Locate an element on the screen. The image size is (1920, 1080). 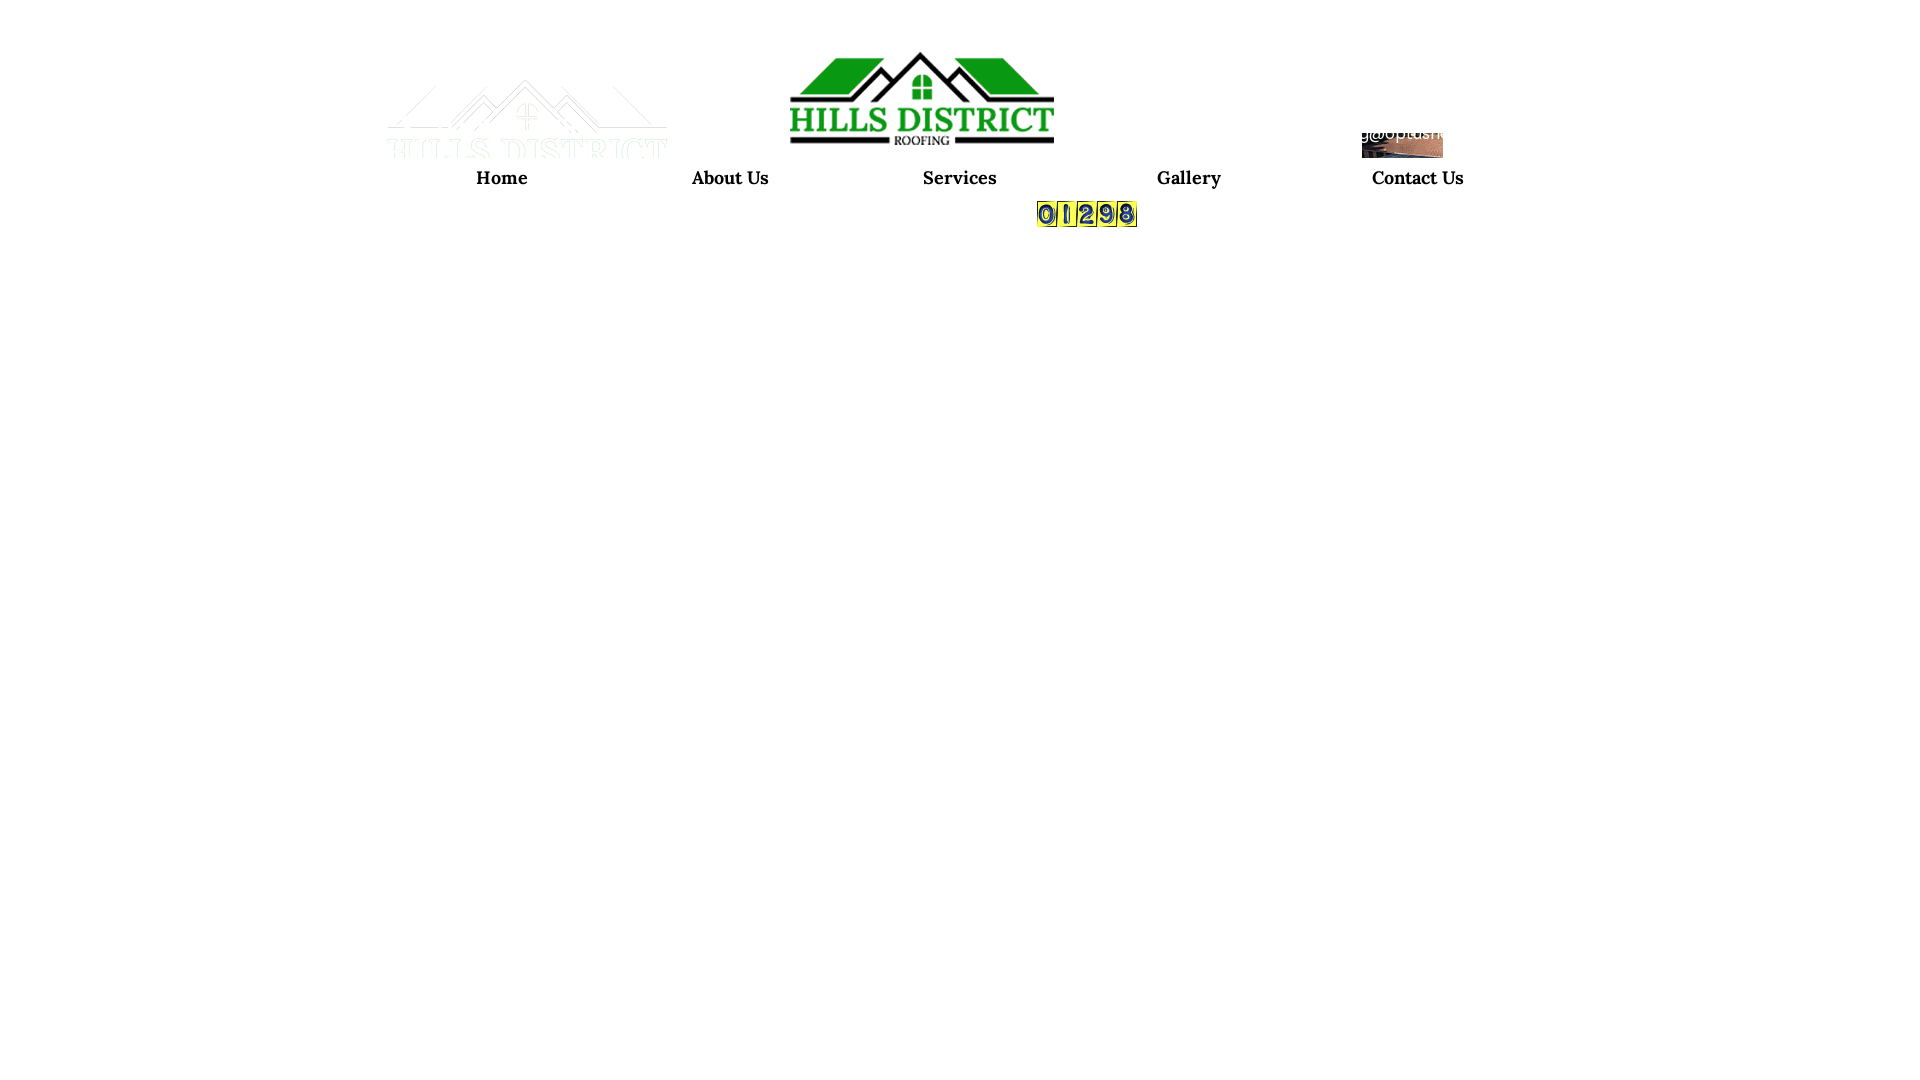
'Contact Us' is located at coordinates (1417, 176).